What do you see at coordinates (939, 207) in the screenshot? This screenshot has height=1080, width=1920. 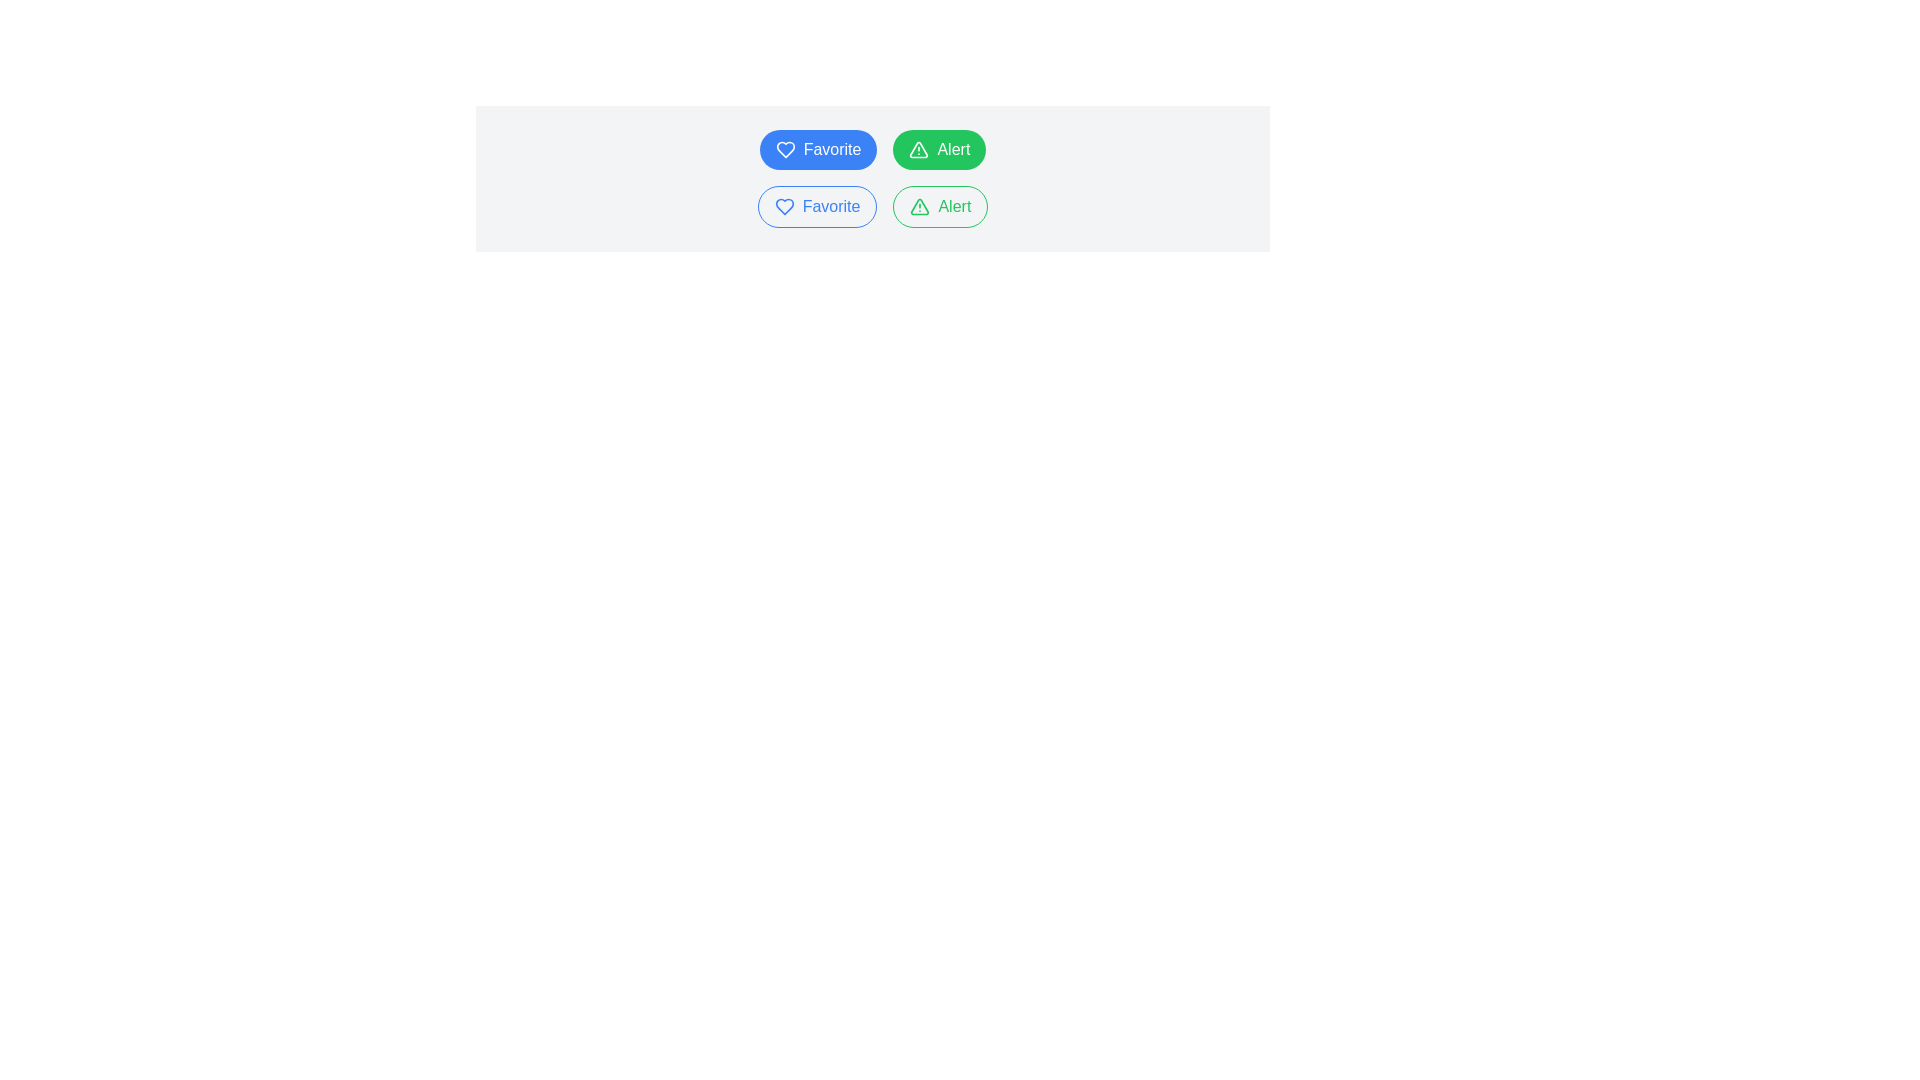 I see `the 'Alert' button, which has a rounded edge, green border, and a warning triangle icon` at bounding box center [939, 207].